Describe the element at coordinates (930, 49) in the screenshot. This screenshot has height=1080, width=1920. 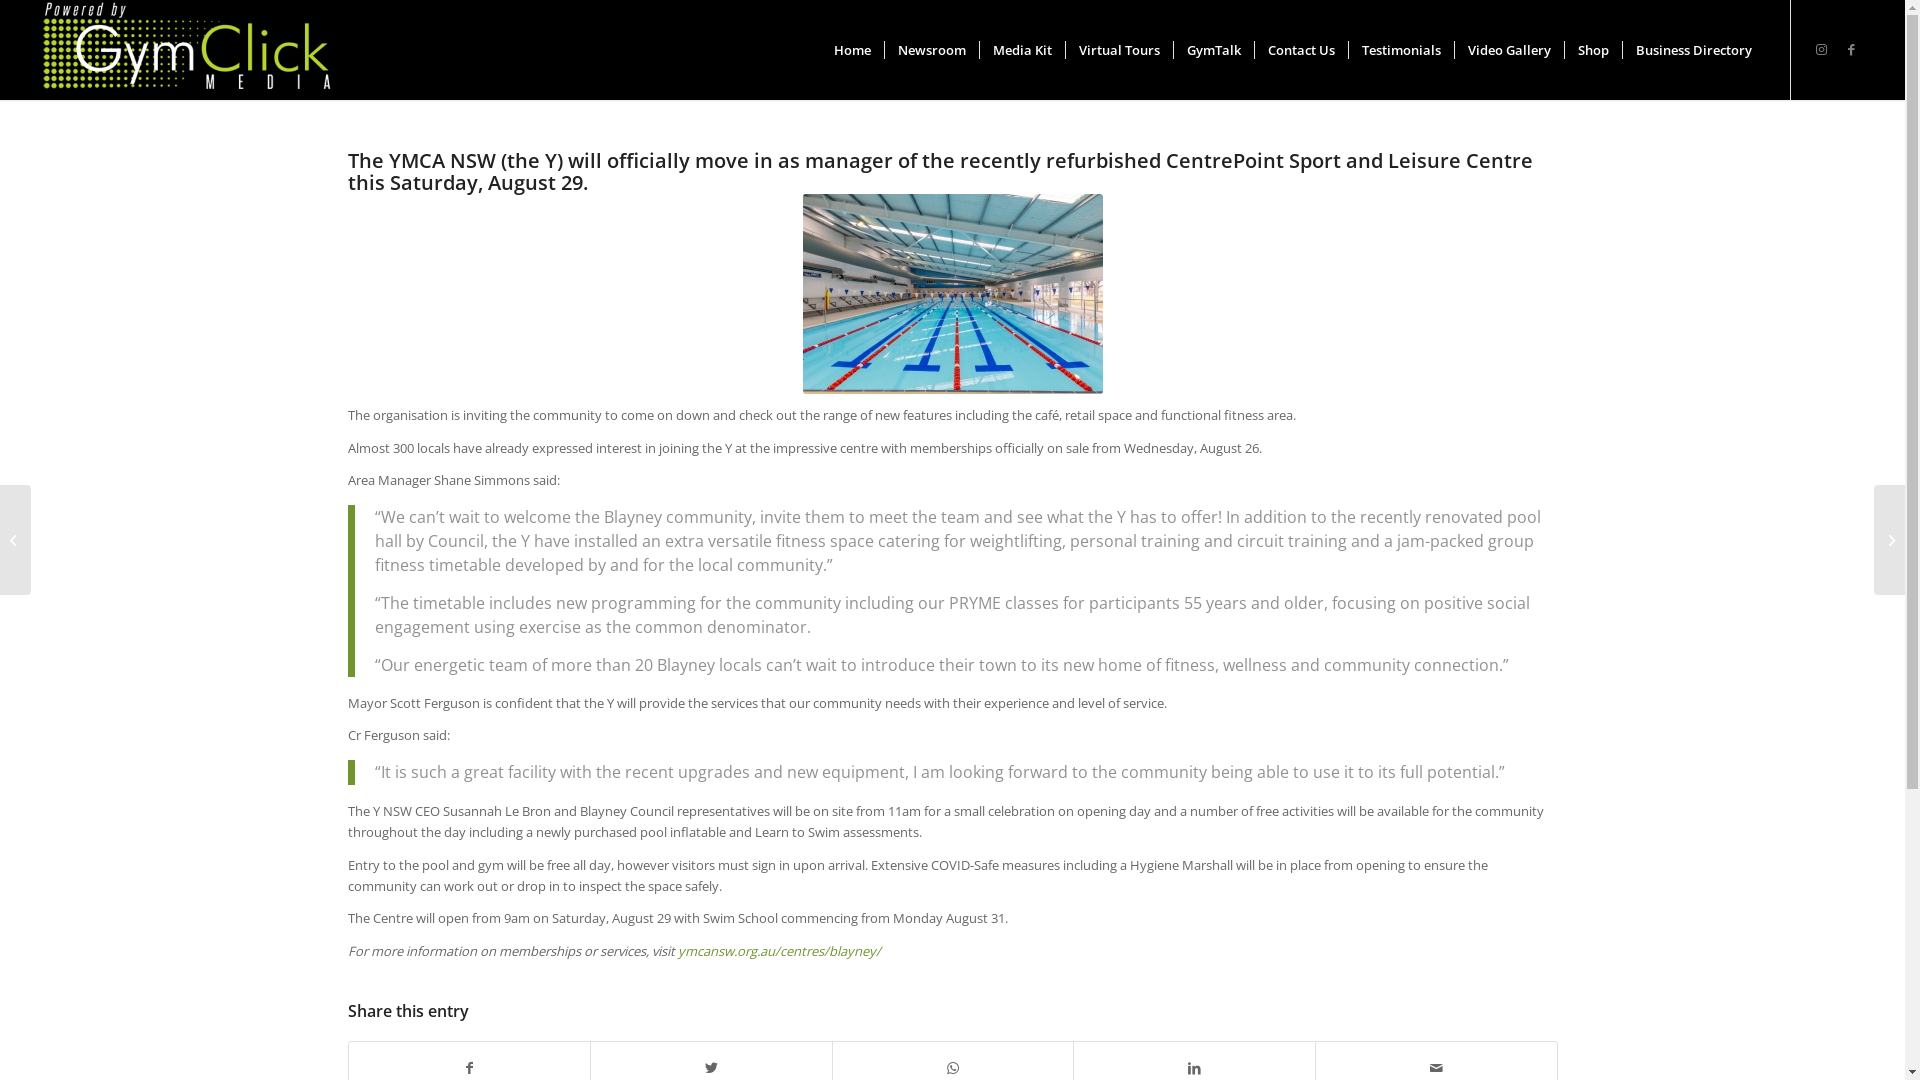
I see `'Newsroom'` at that location.